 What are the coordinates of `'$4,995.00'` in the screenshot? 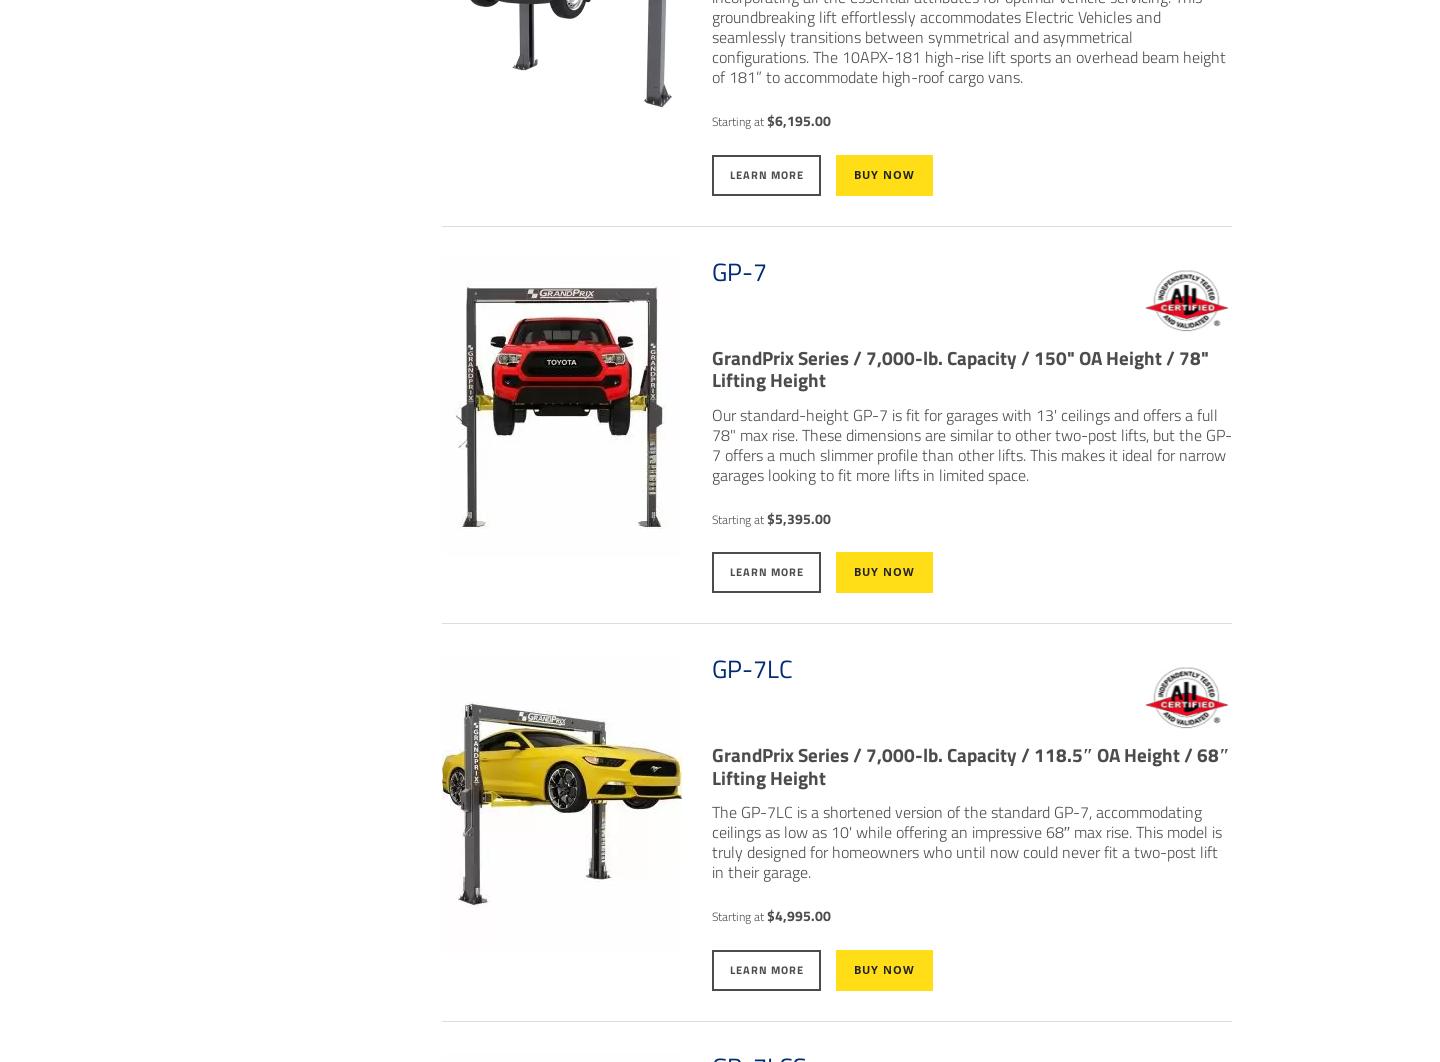 It's located at (764, 914).